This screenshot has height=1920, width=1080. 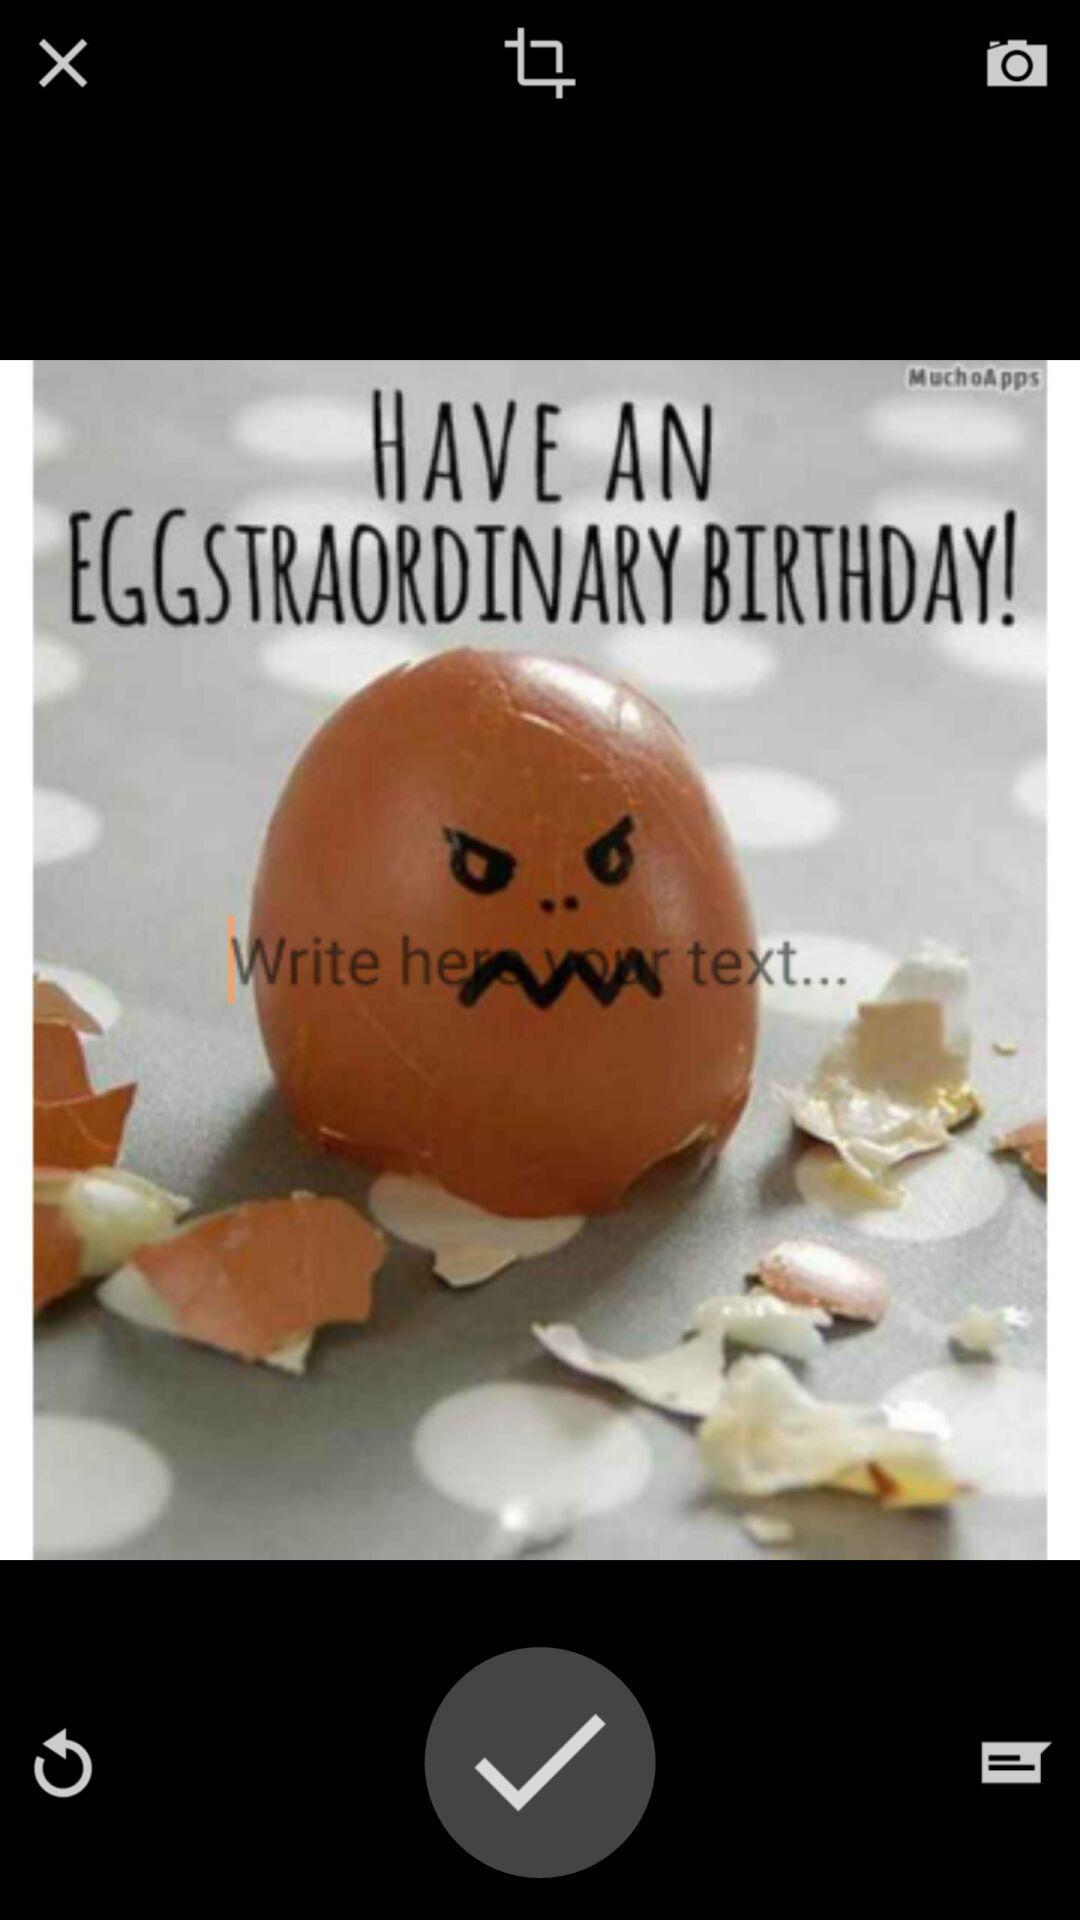 I want to click on the close icon, so click(x=61, y=62).